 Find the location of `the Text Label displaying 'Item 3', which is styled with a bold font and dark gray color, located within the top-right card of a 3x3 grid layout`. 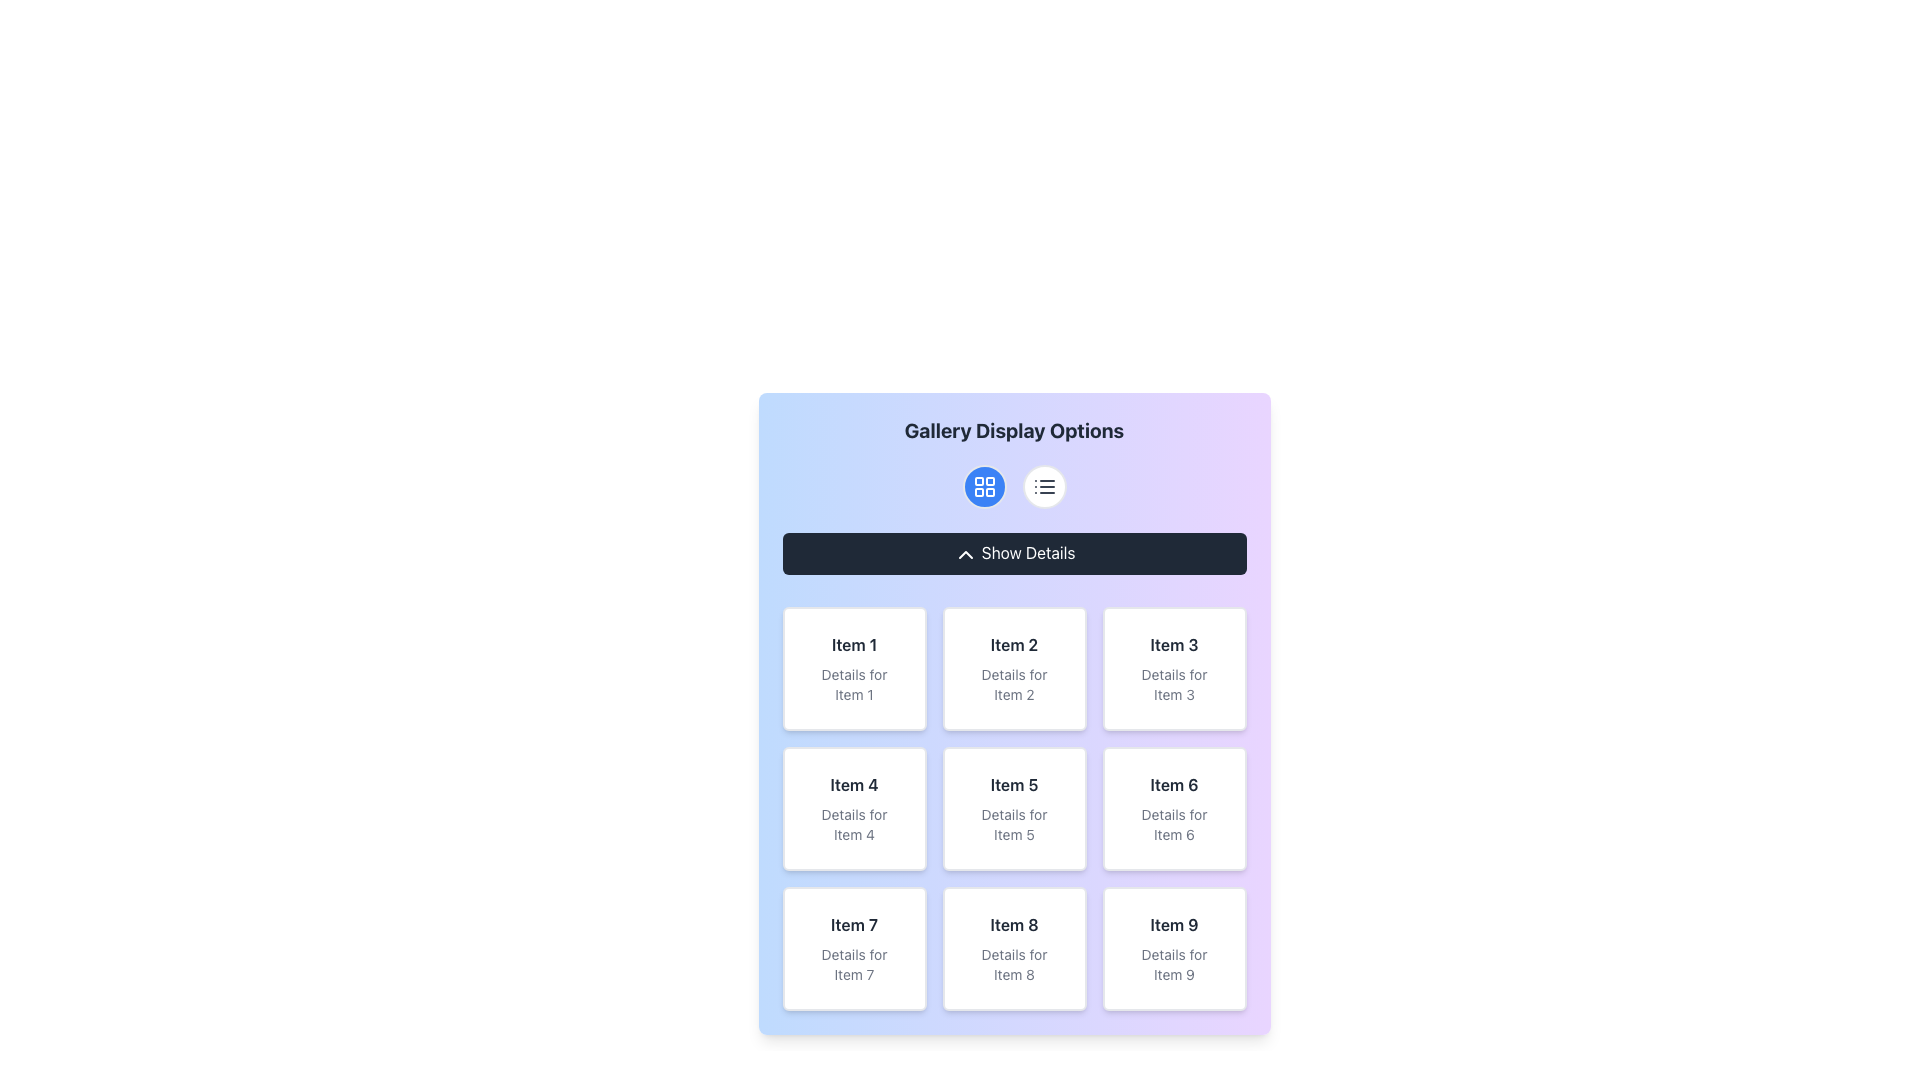

the Text Label displaying 'Item 3', which is styled with a bold font and dark gray color, located within the top-right card of a 3x3 grid layout is located at coordinates (1174, 644).